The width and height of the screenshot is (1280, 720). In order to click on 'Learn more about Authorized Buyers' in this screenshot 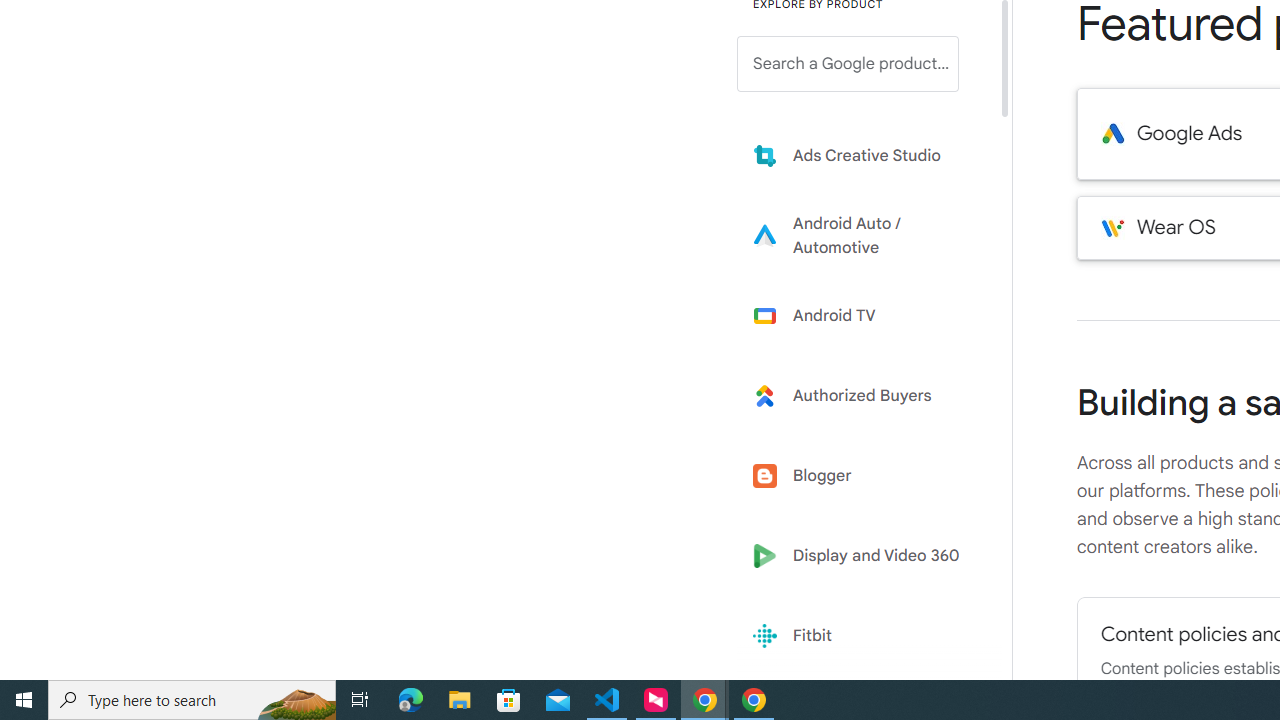, I will do `click(862, 396)`.